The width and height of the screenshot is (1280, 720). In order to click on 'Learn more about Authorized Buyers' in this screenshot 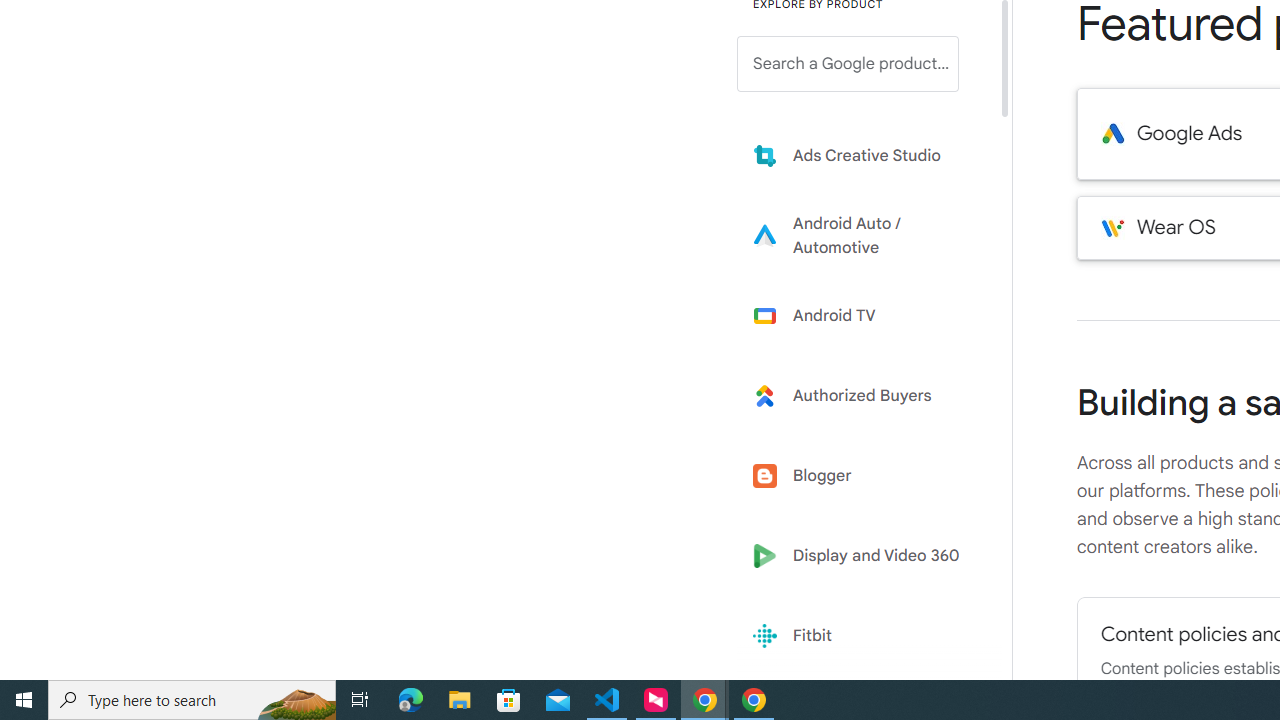, I will do `click(862, 396)`.